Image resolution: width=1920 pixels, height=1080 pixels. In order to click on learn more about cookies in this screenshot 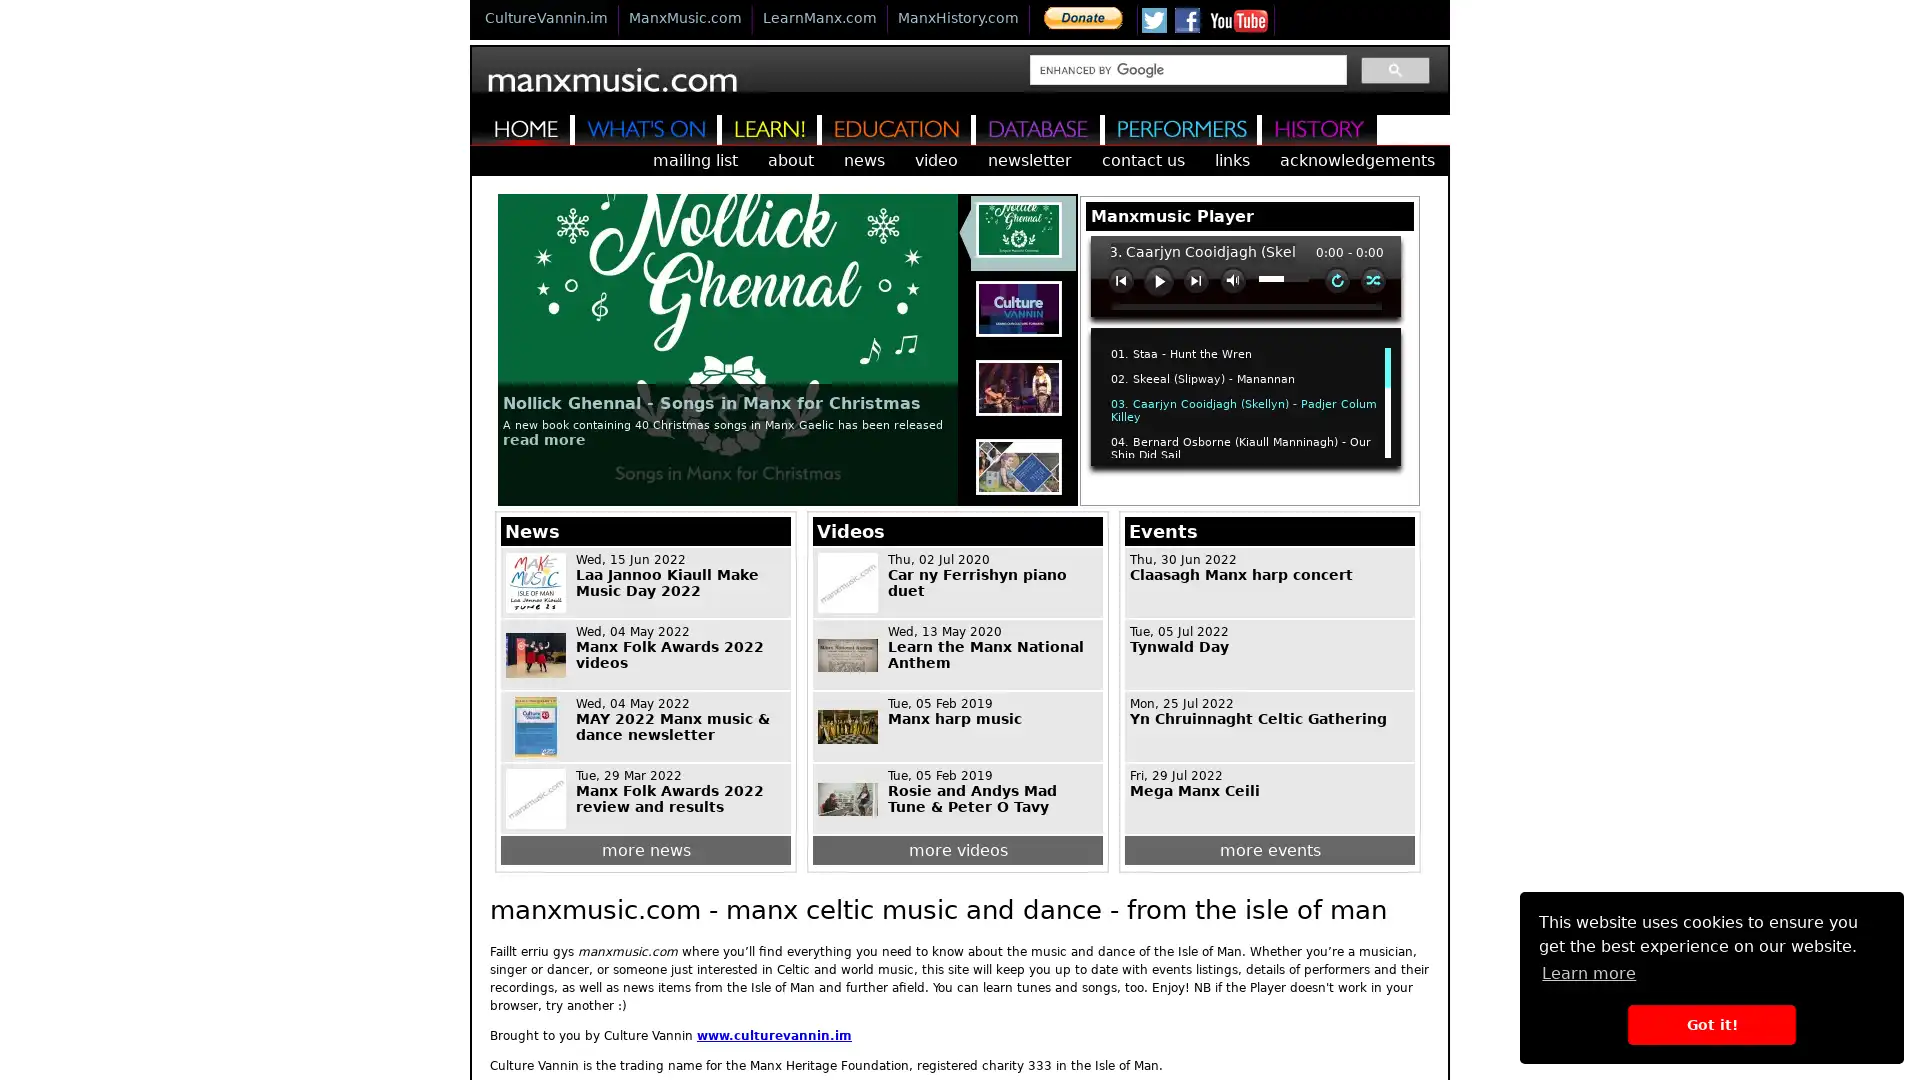, I will do `click(1587, 972)`.